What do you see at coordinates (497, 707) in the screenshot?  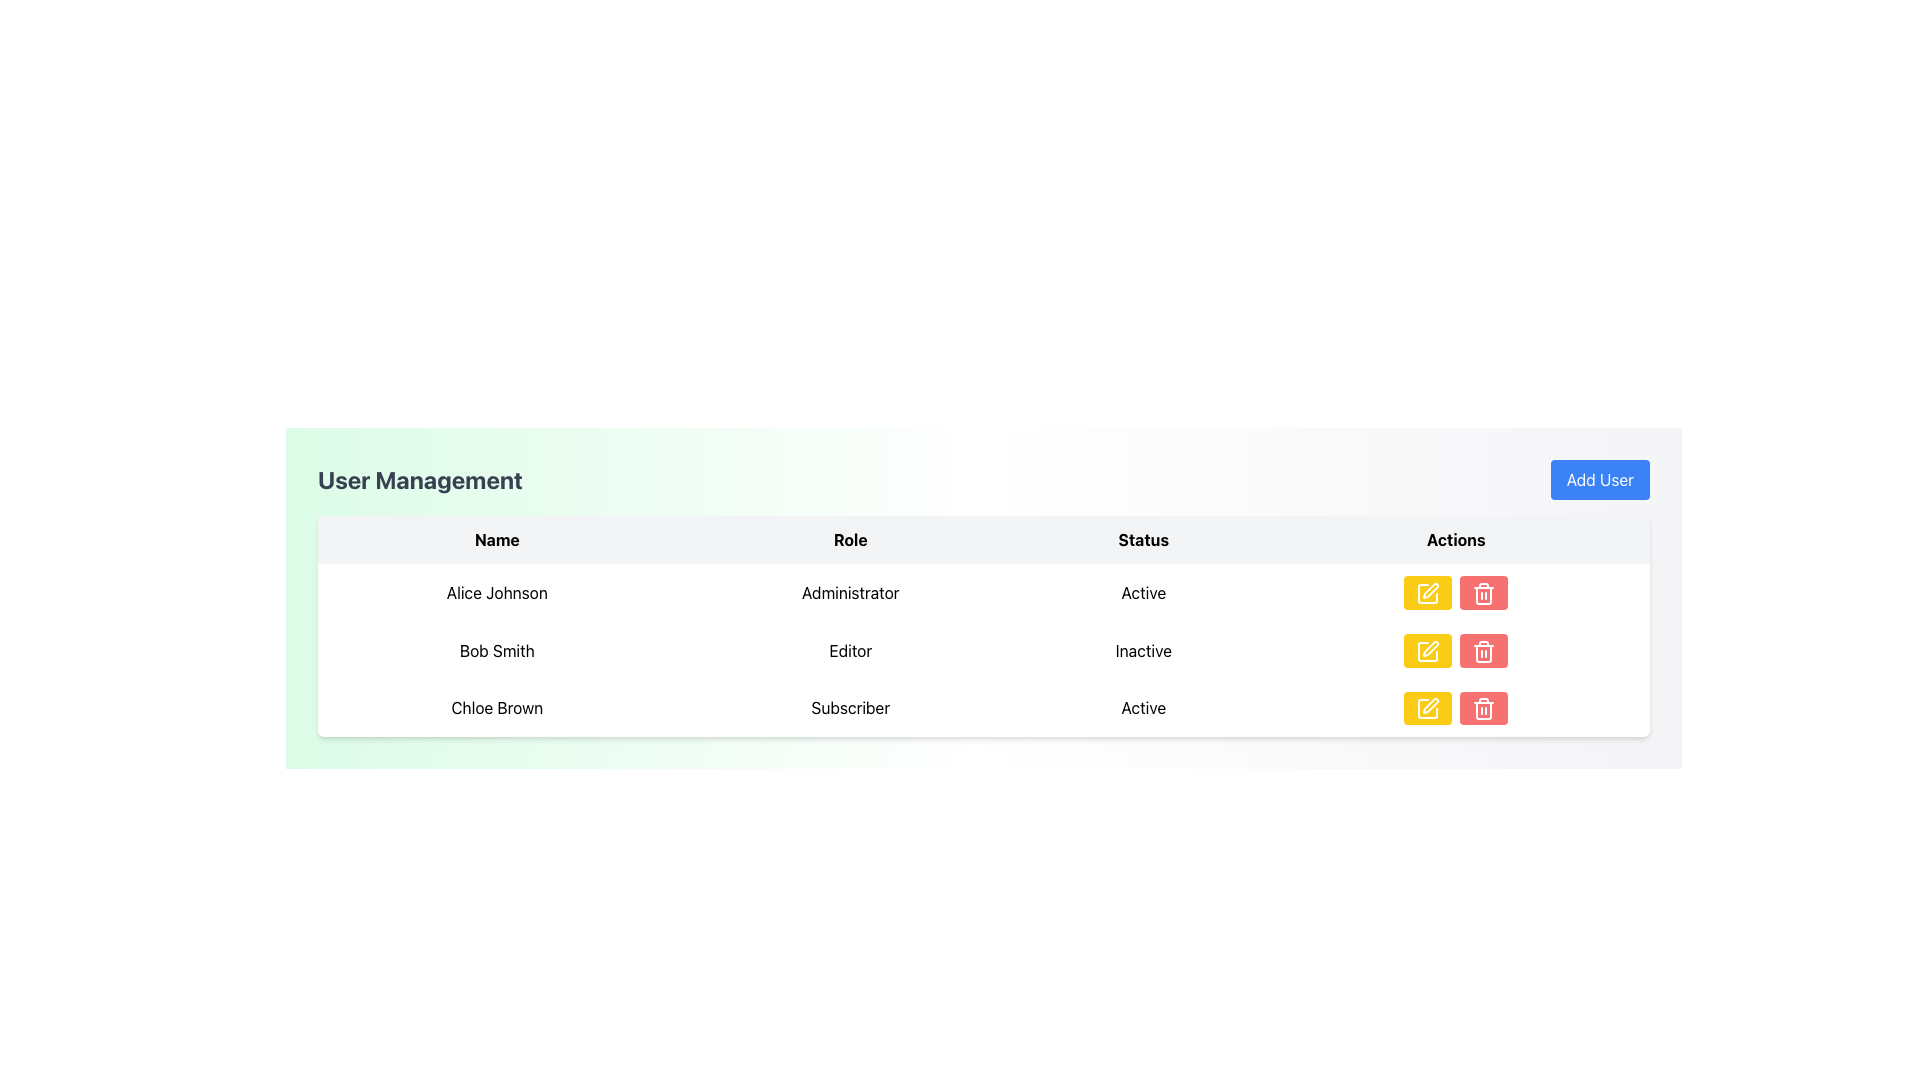 I see `the Static Text Label displaying 'Chloe Brown' in the third row of the user management table` at bounding box center [497, 707].